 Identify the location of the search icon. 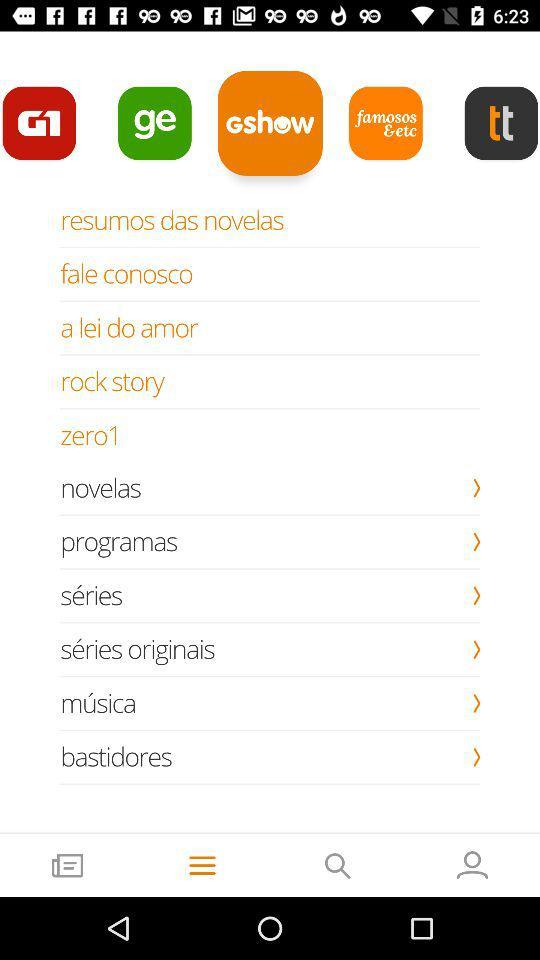
(337, 864).